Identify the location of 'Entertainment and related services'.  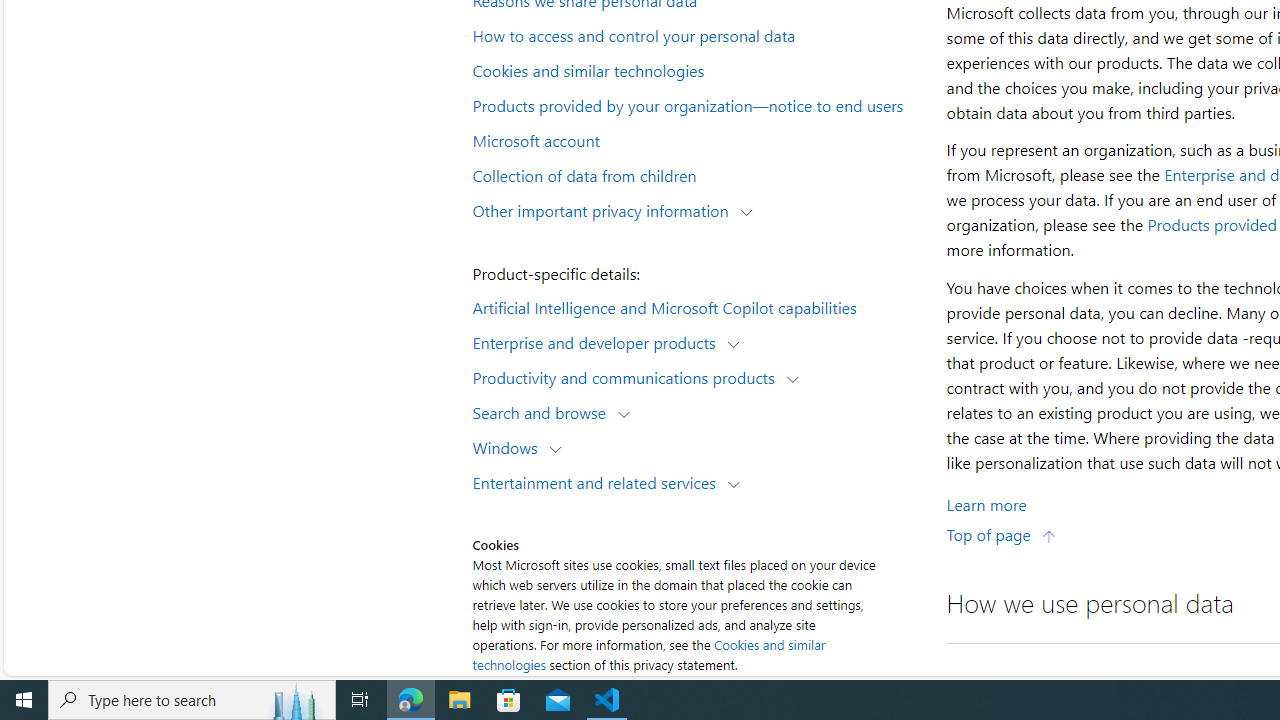
(598, 482).